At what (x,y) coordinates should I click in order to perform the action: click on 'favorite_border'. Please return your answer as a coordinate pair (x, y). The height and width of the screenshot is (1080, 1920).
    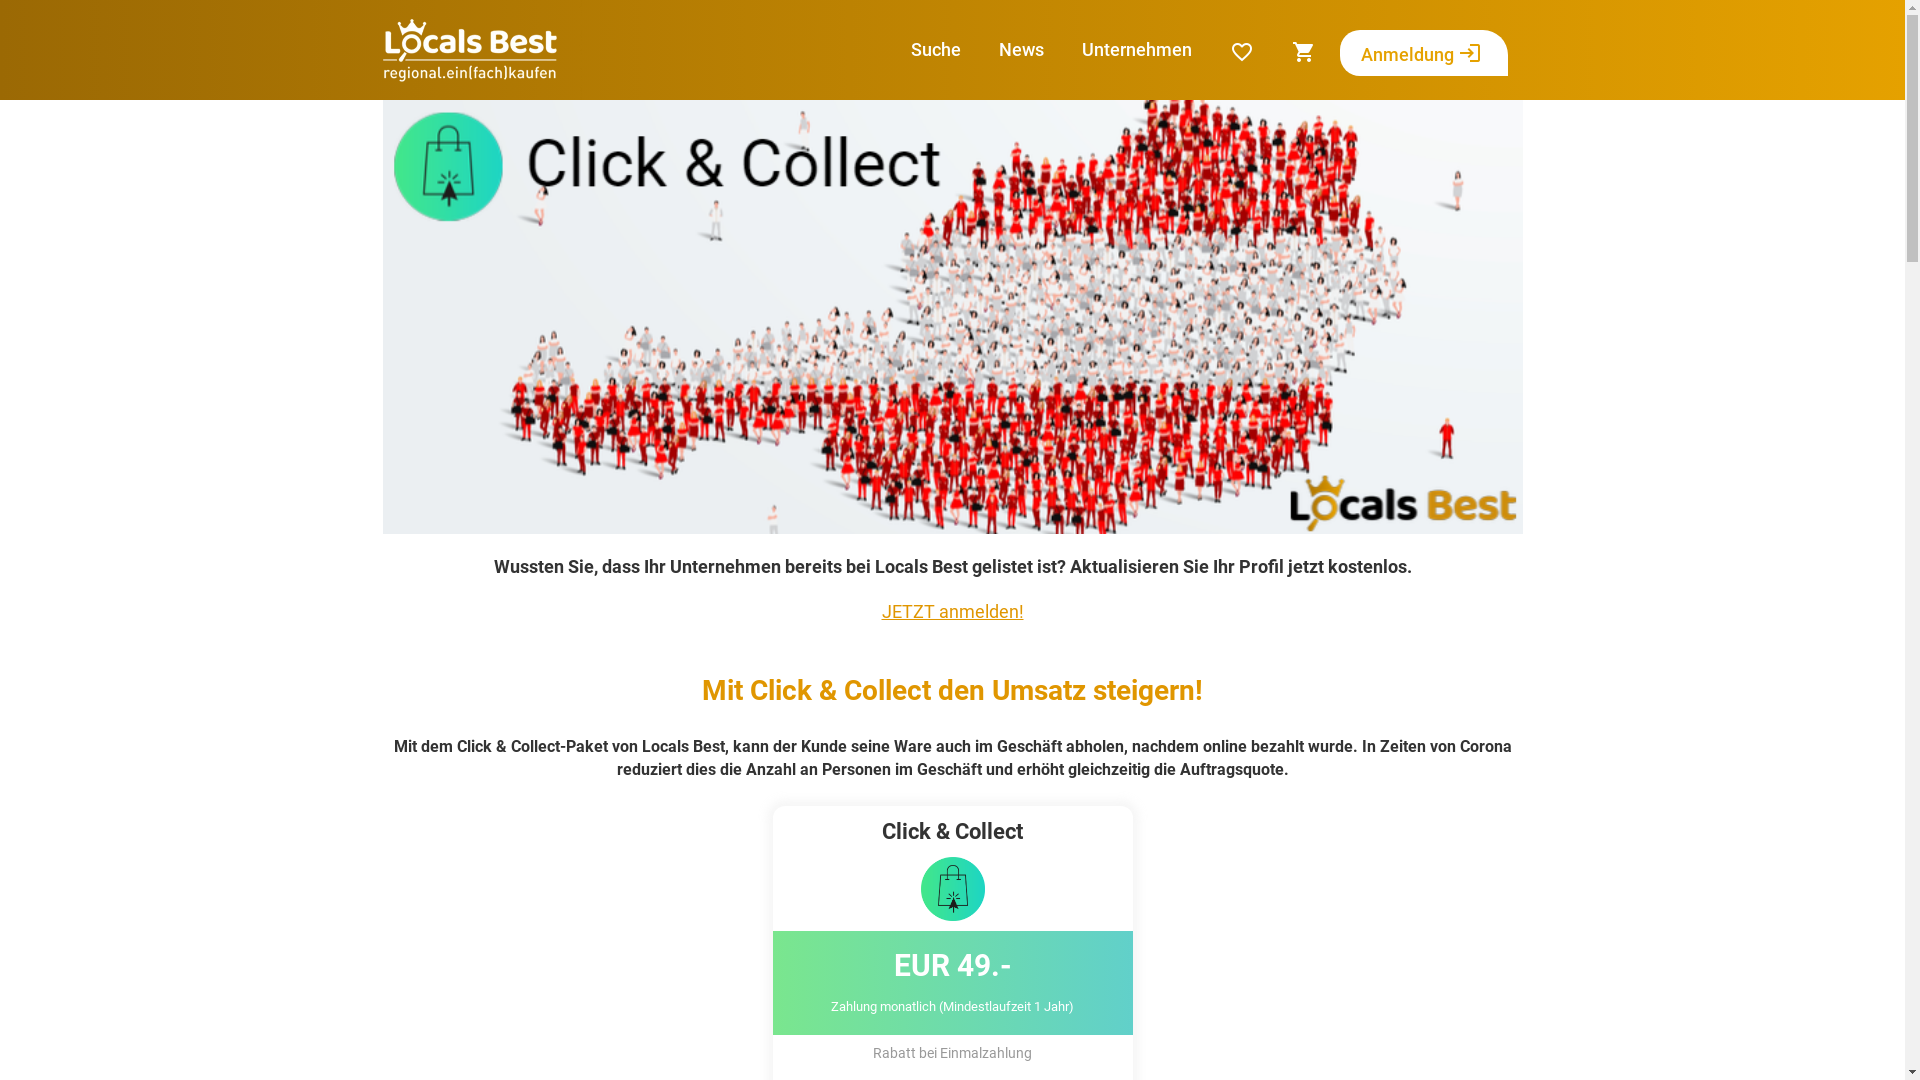
    Looking at the image, I should click on (1246, 50).